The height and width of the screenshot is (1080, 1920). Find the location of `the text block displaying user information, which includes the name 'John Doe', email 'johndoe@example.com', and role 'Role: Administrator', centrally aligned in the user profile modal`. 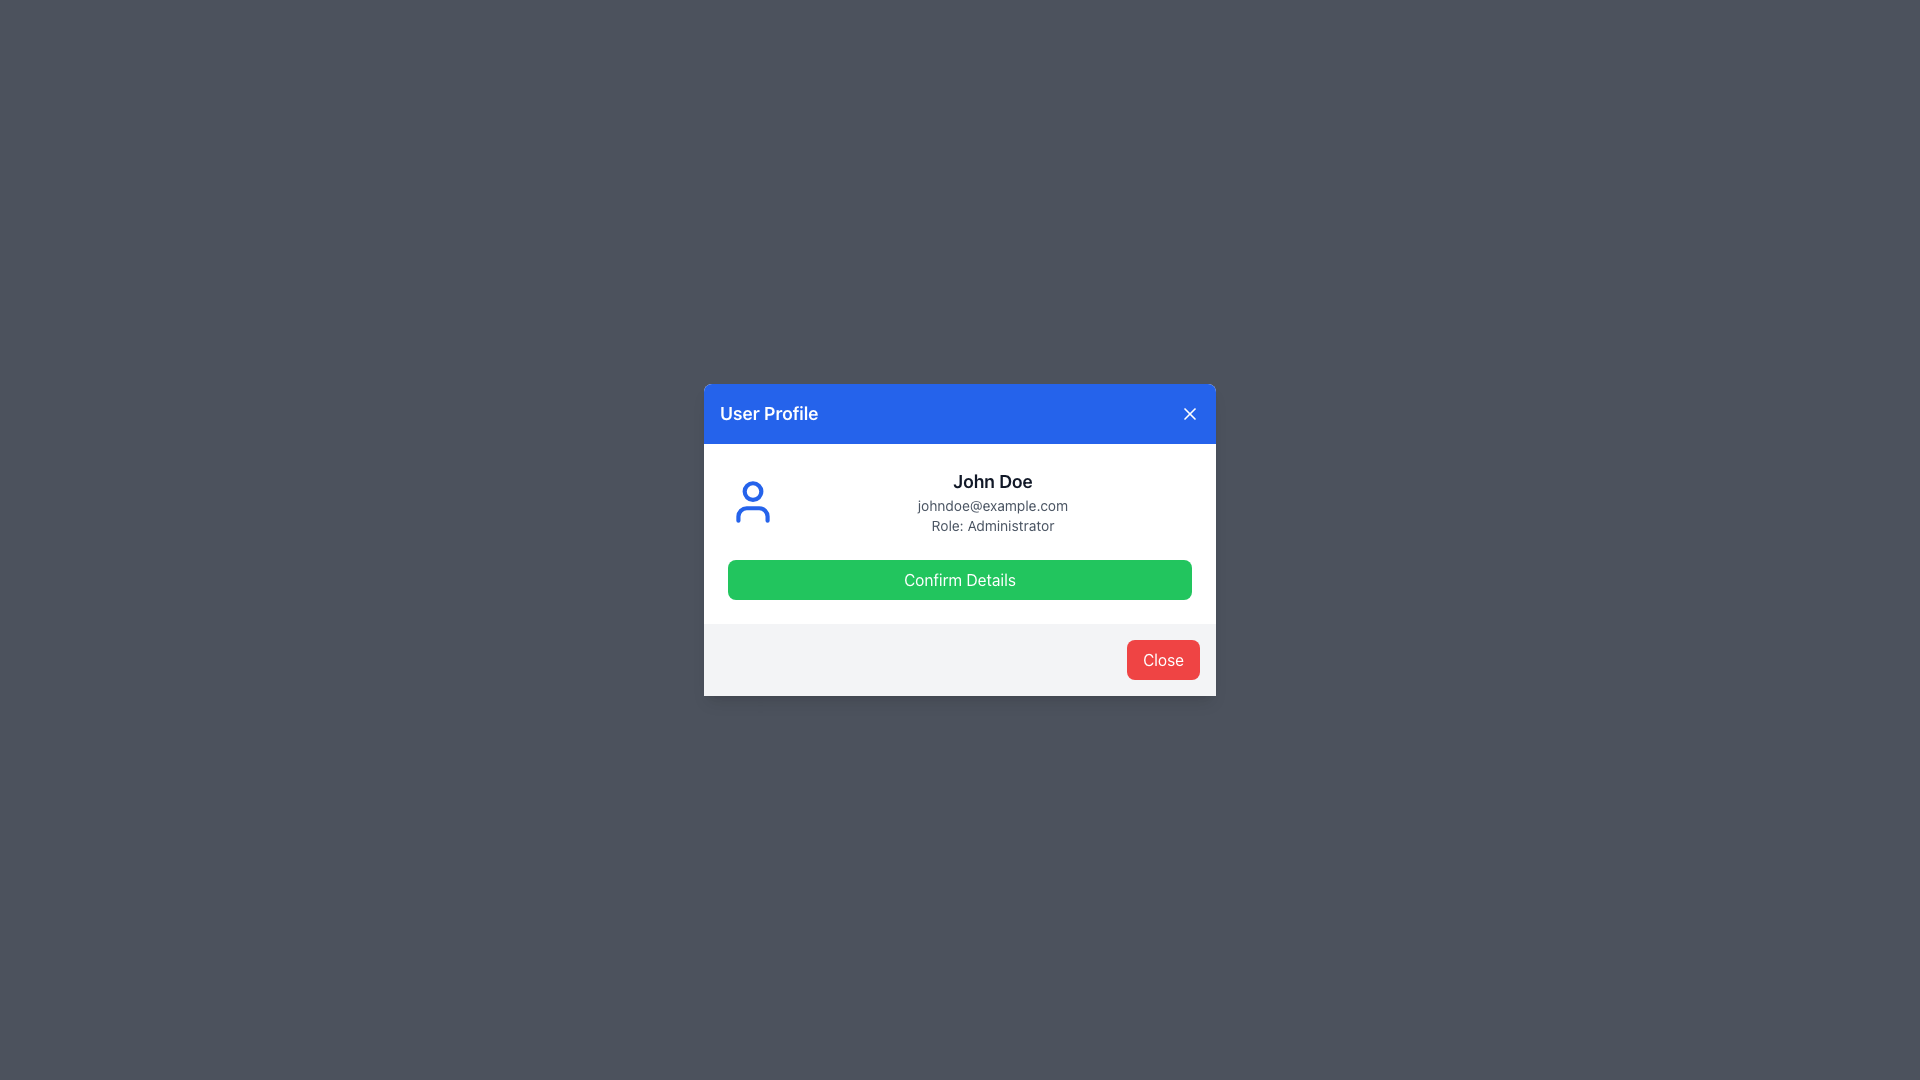

the text block displaying user information, which includes the name 'John Doe', email 'johndoe@example.com', and role 'Role: Administrator', centrally aligned in the user profile modal is located at coordinates (993, 500).